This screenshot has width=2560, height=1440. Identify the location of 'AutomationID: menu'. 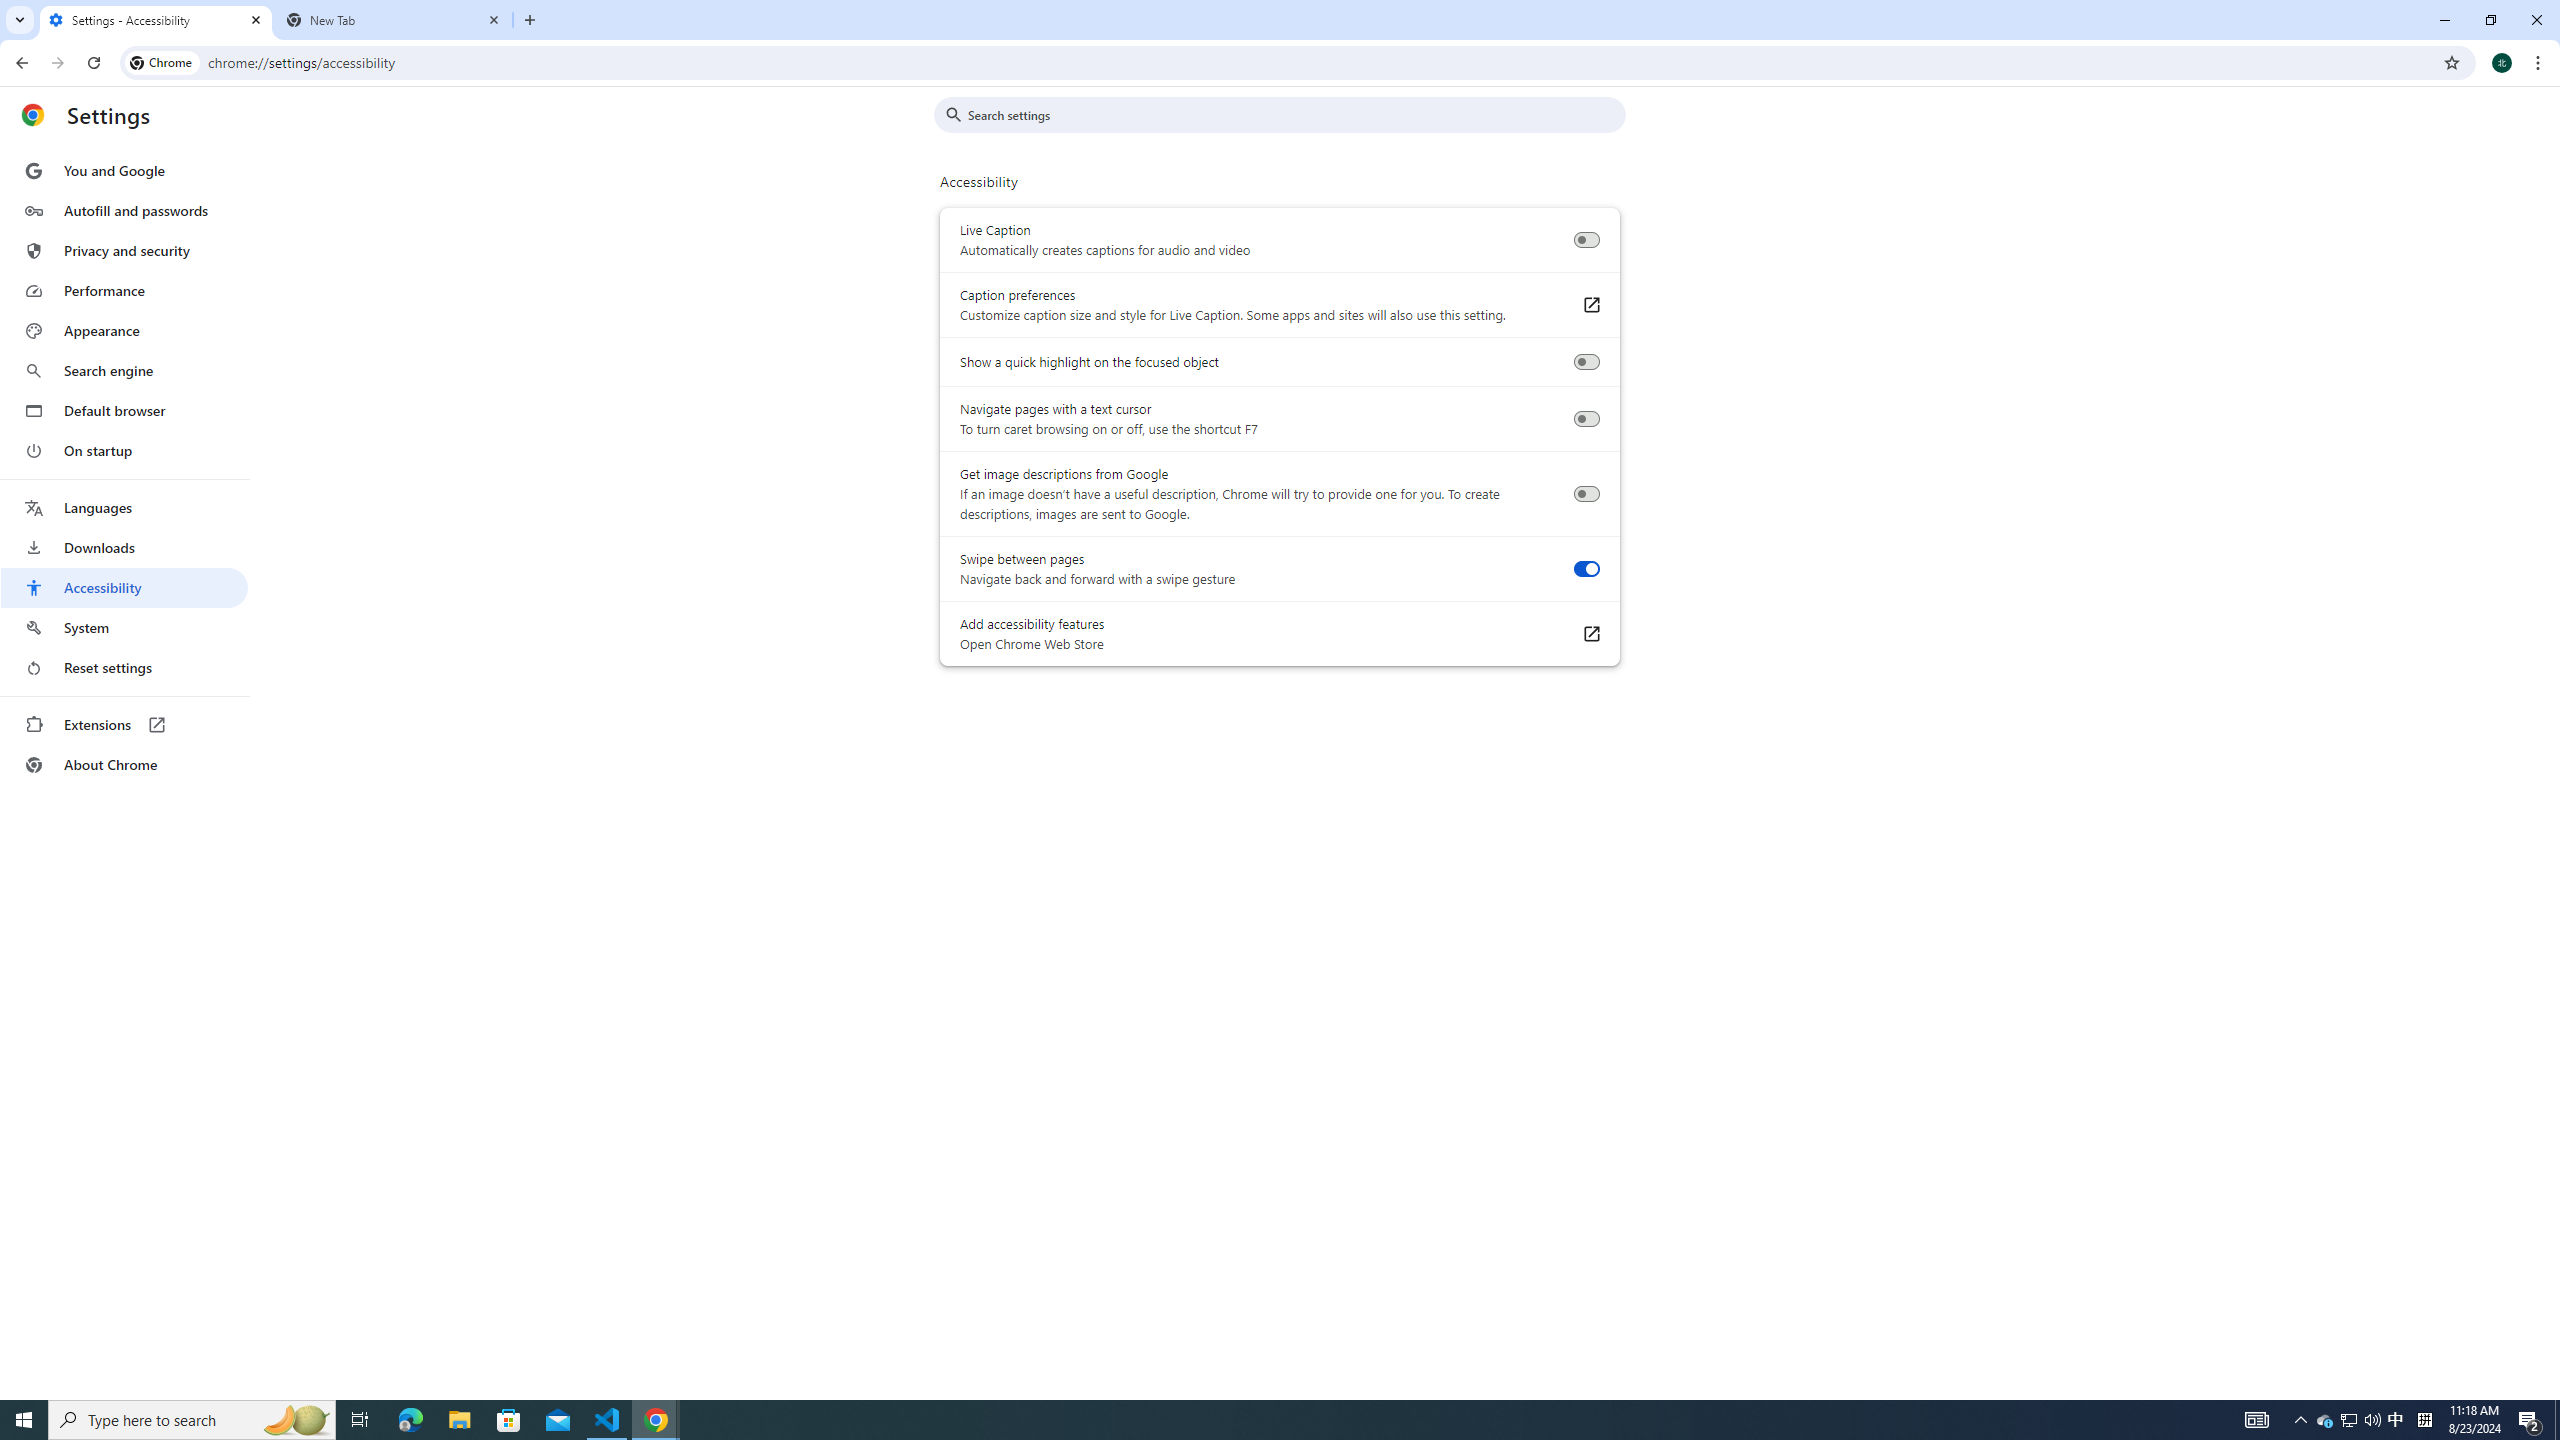
(125, 467).